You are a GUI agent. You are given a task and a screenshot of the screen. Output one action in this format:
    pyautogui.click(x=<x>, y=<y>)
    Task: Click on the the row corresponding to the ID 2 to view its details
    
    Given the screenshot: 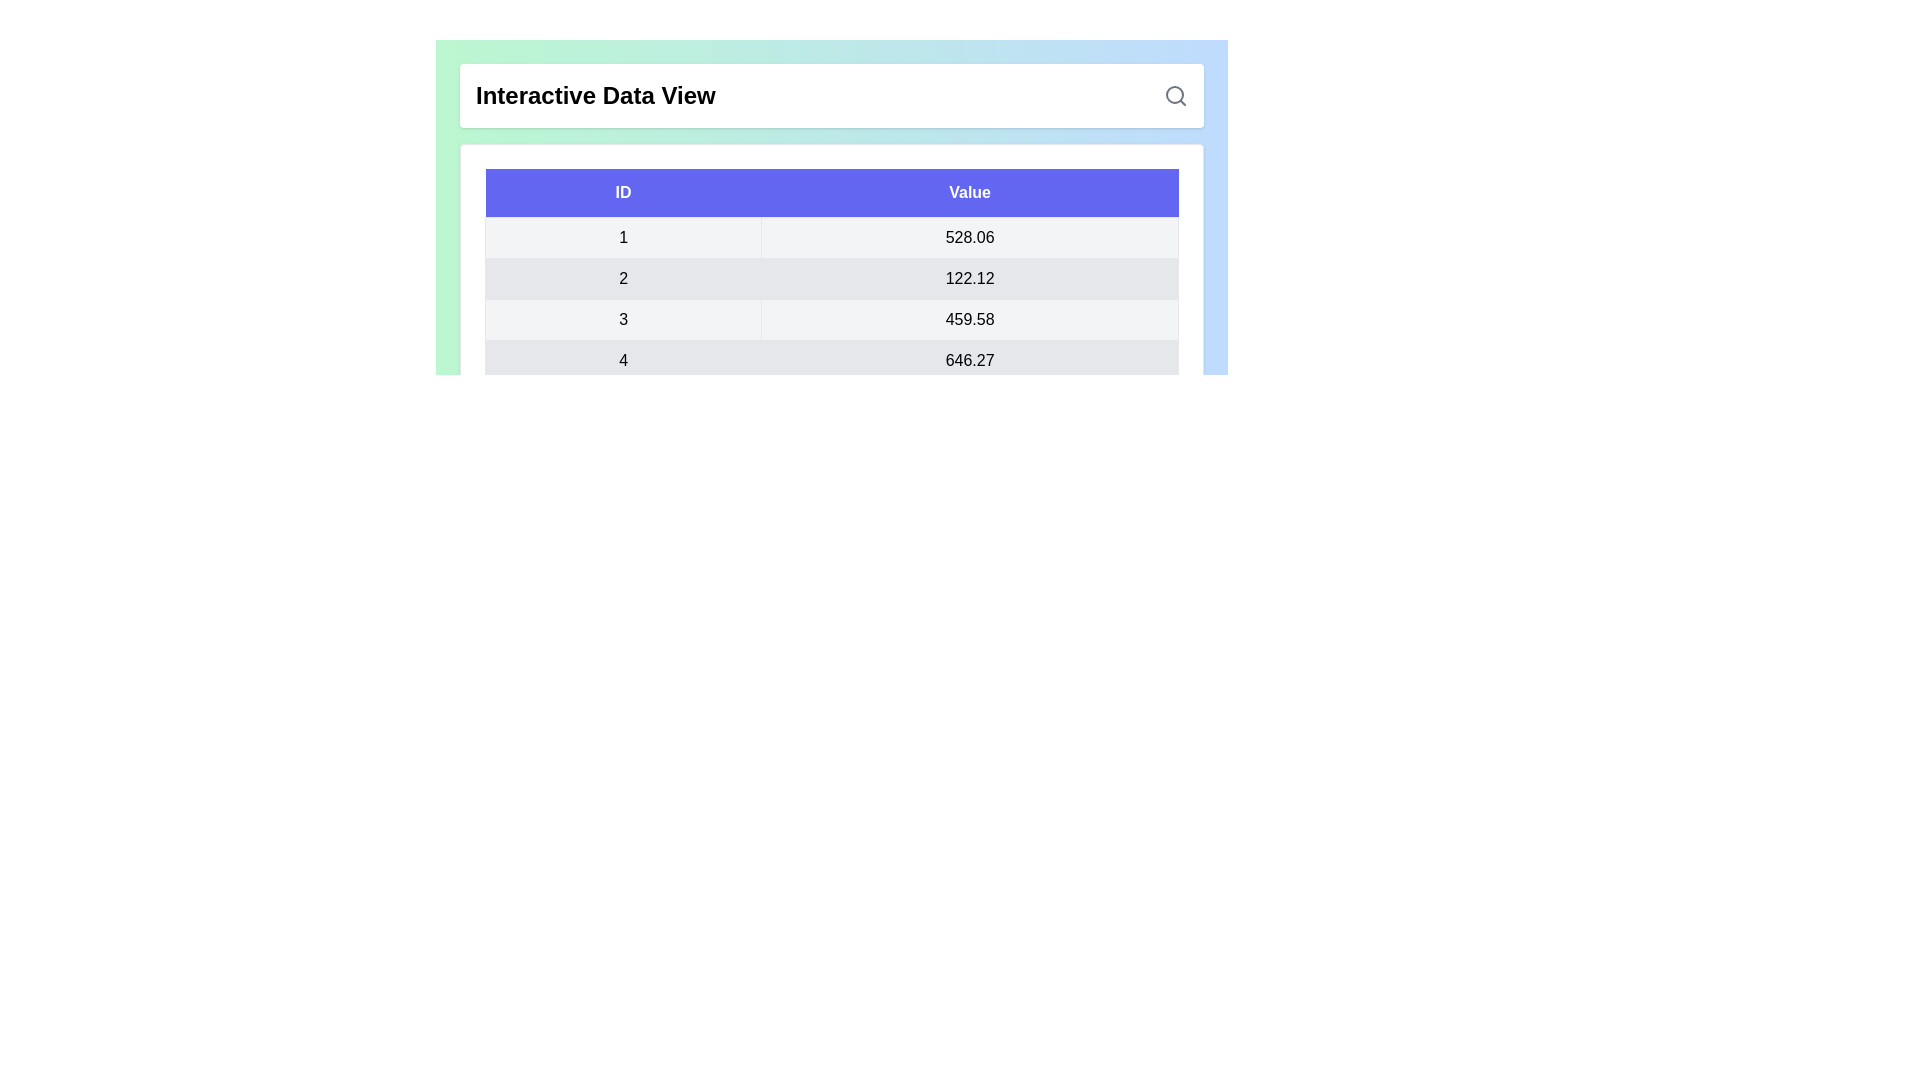 What is the action you would take?
    pyautogui.click(x=622, y=278)
    